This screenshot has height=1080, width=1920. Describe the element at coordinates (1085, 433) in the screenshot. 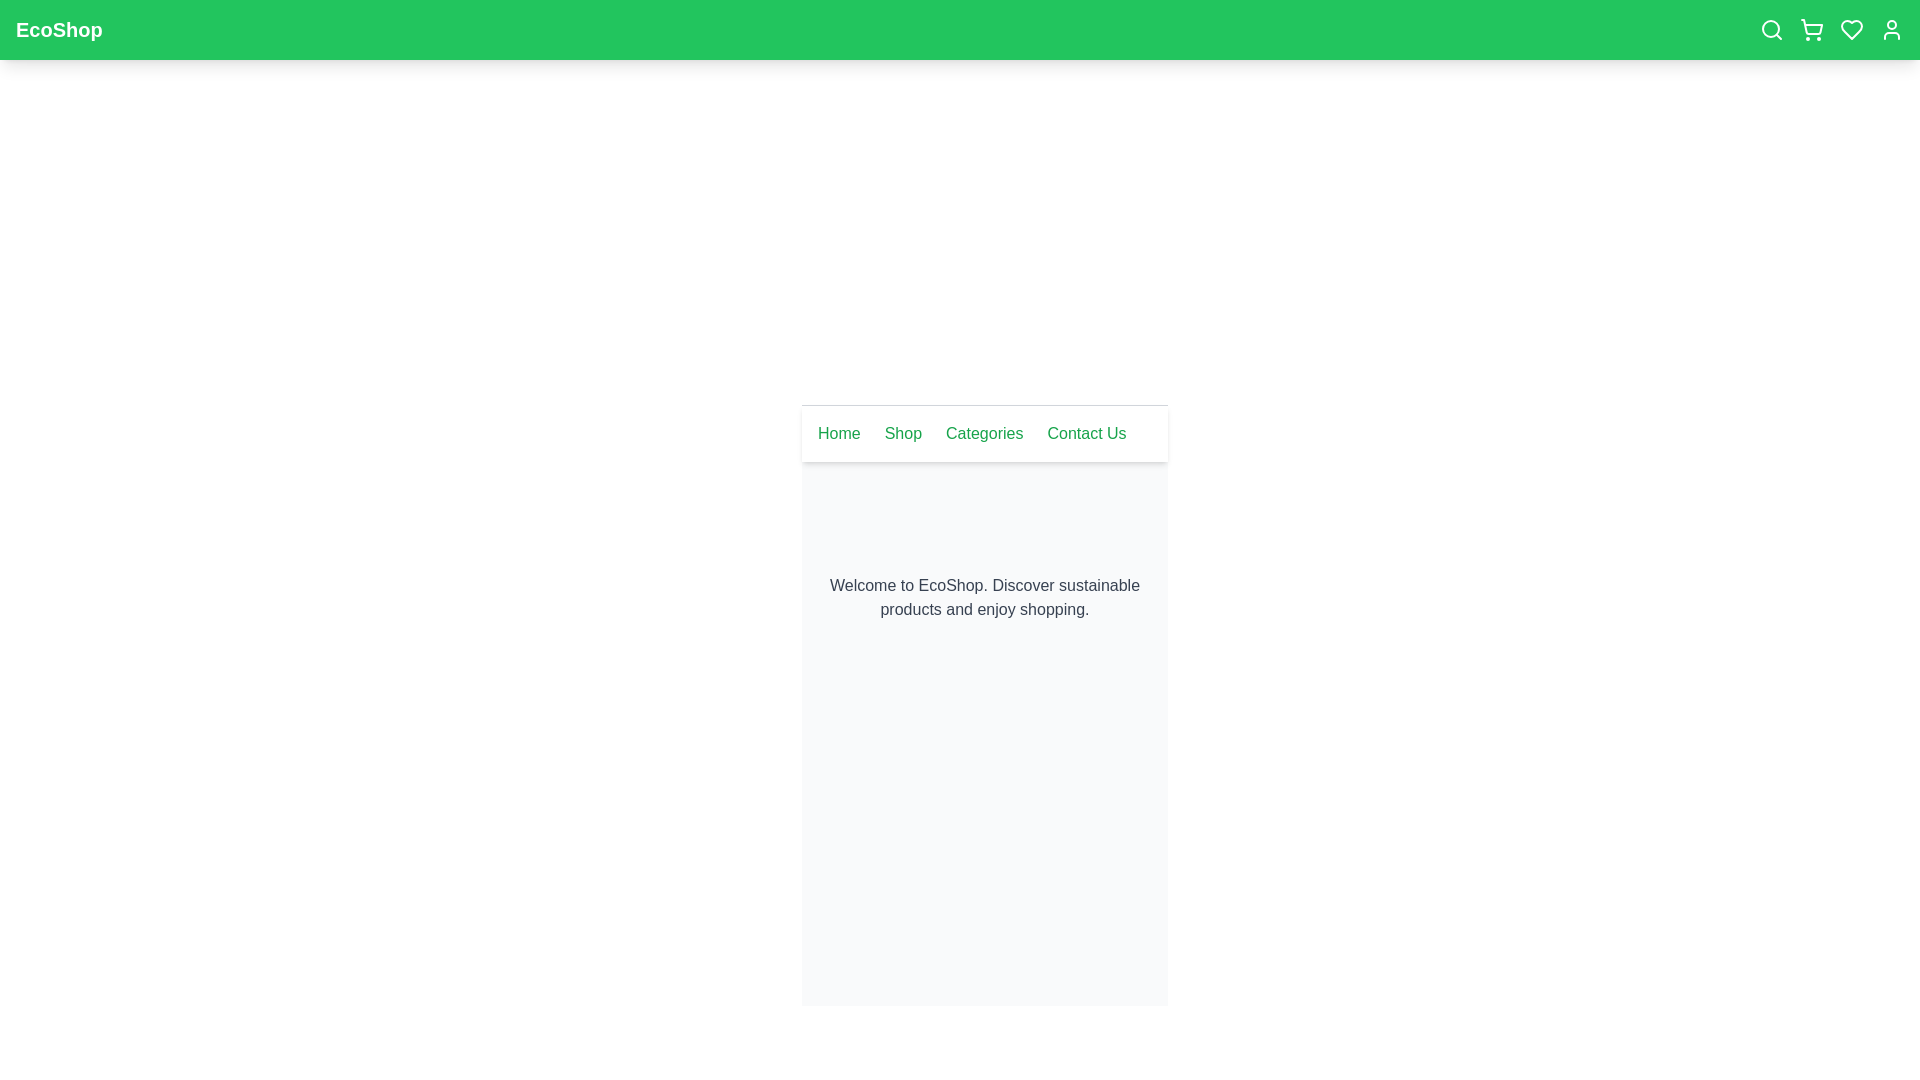

I see `the 'Contact Us' link in the navigation bar` at that location.